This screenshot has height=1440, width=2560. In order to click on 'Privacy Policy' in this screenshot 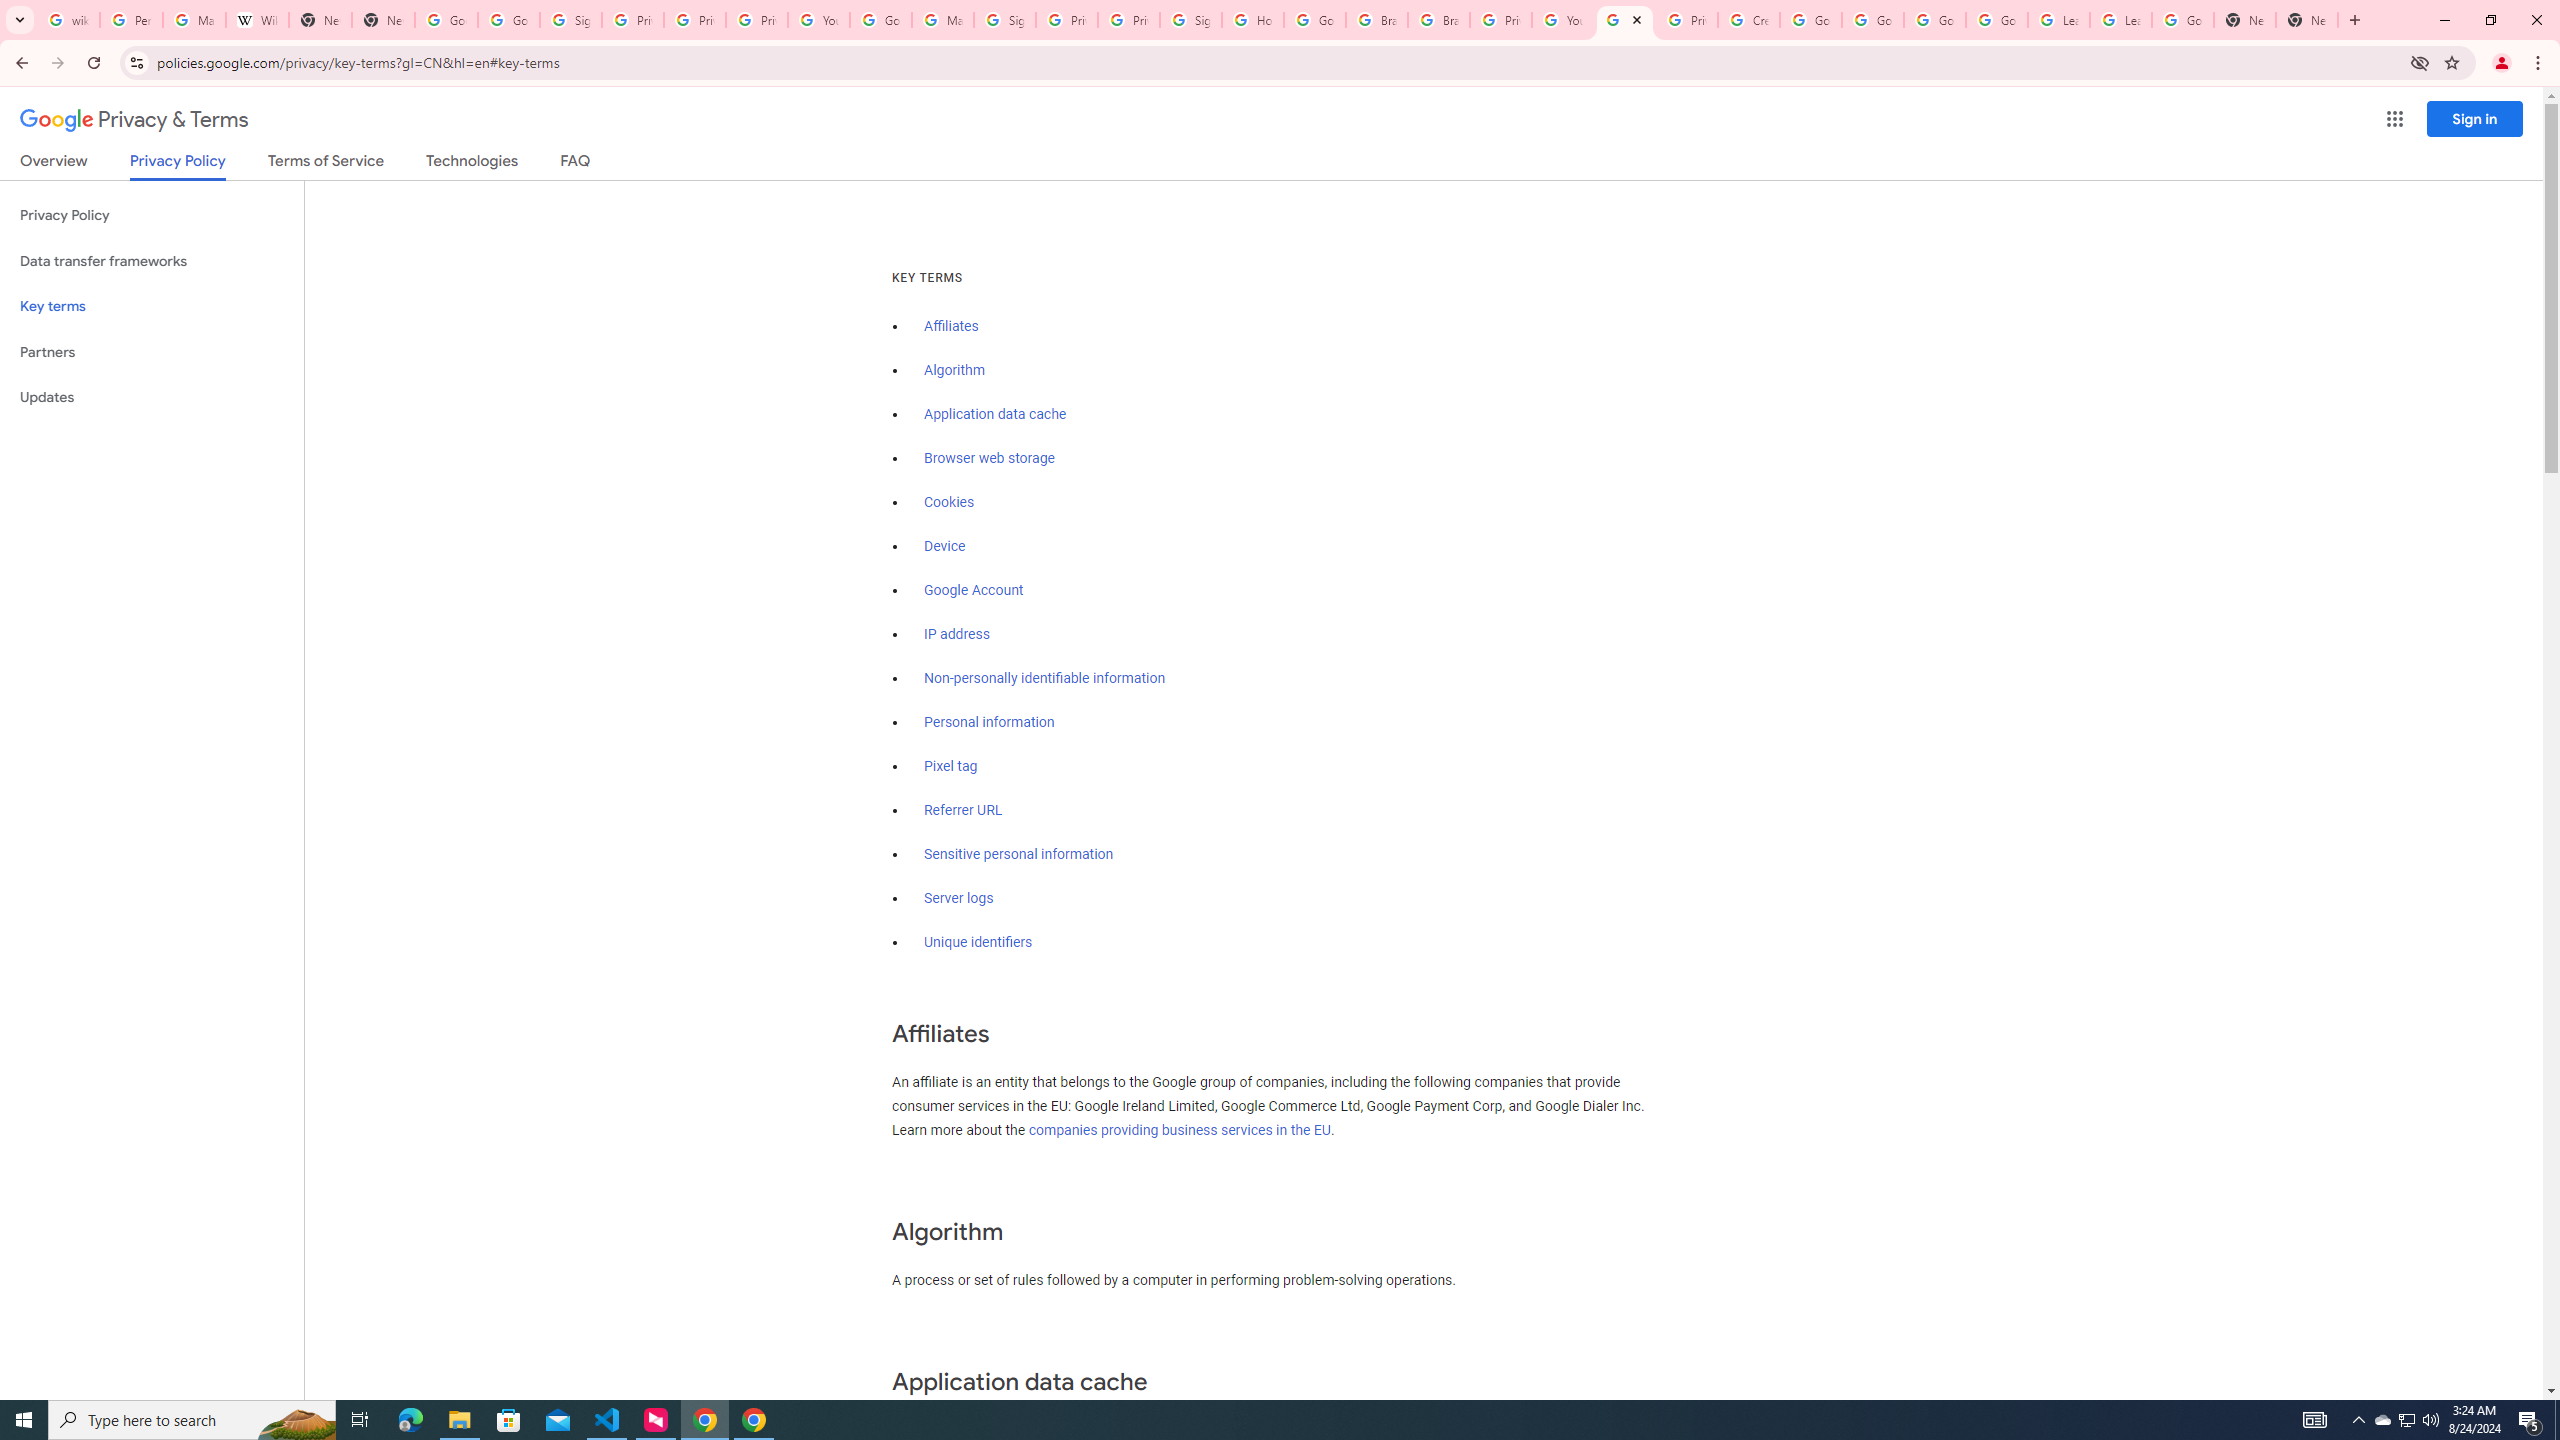, I will do `click(151, 215)`.